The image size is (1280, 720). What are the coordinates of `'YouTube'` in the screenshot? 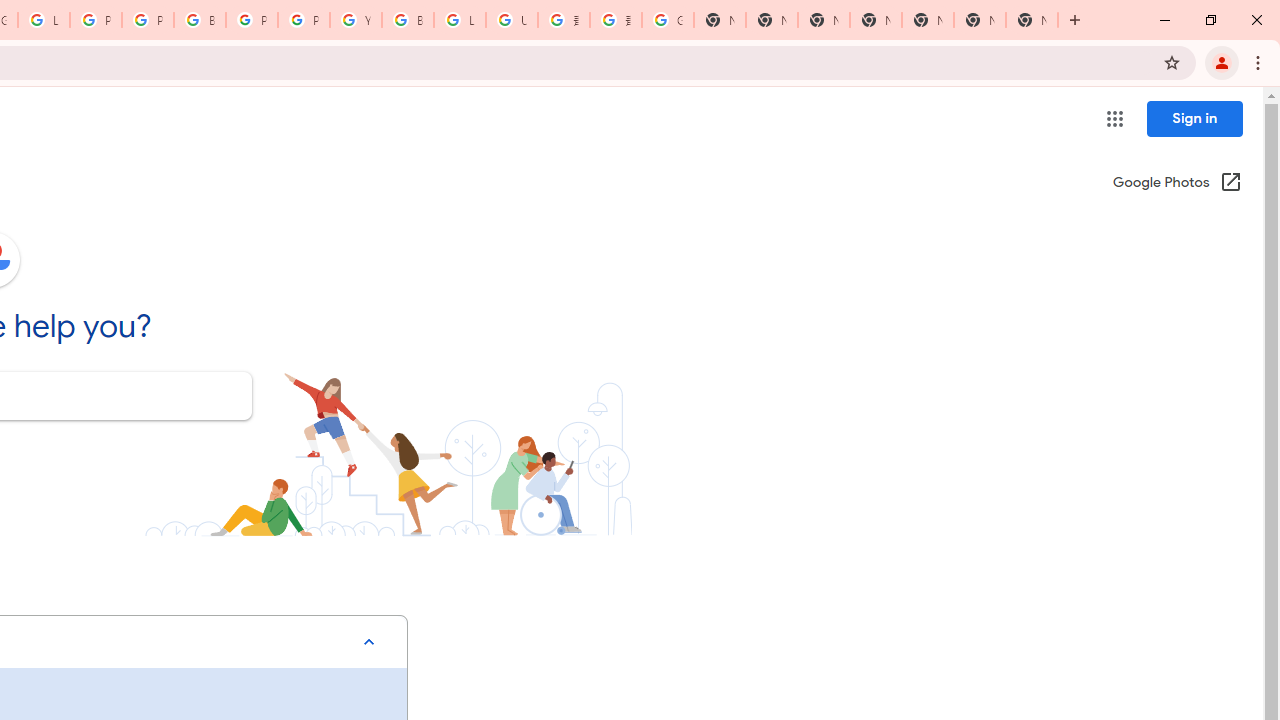 It's located at (355, 20).